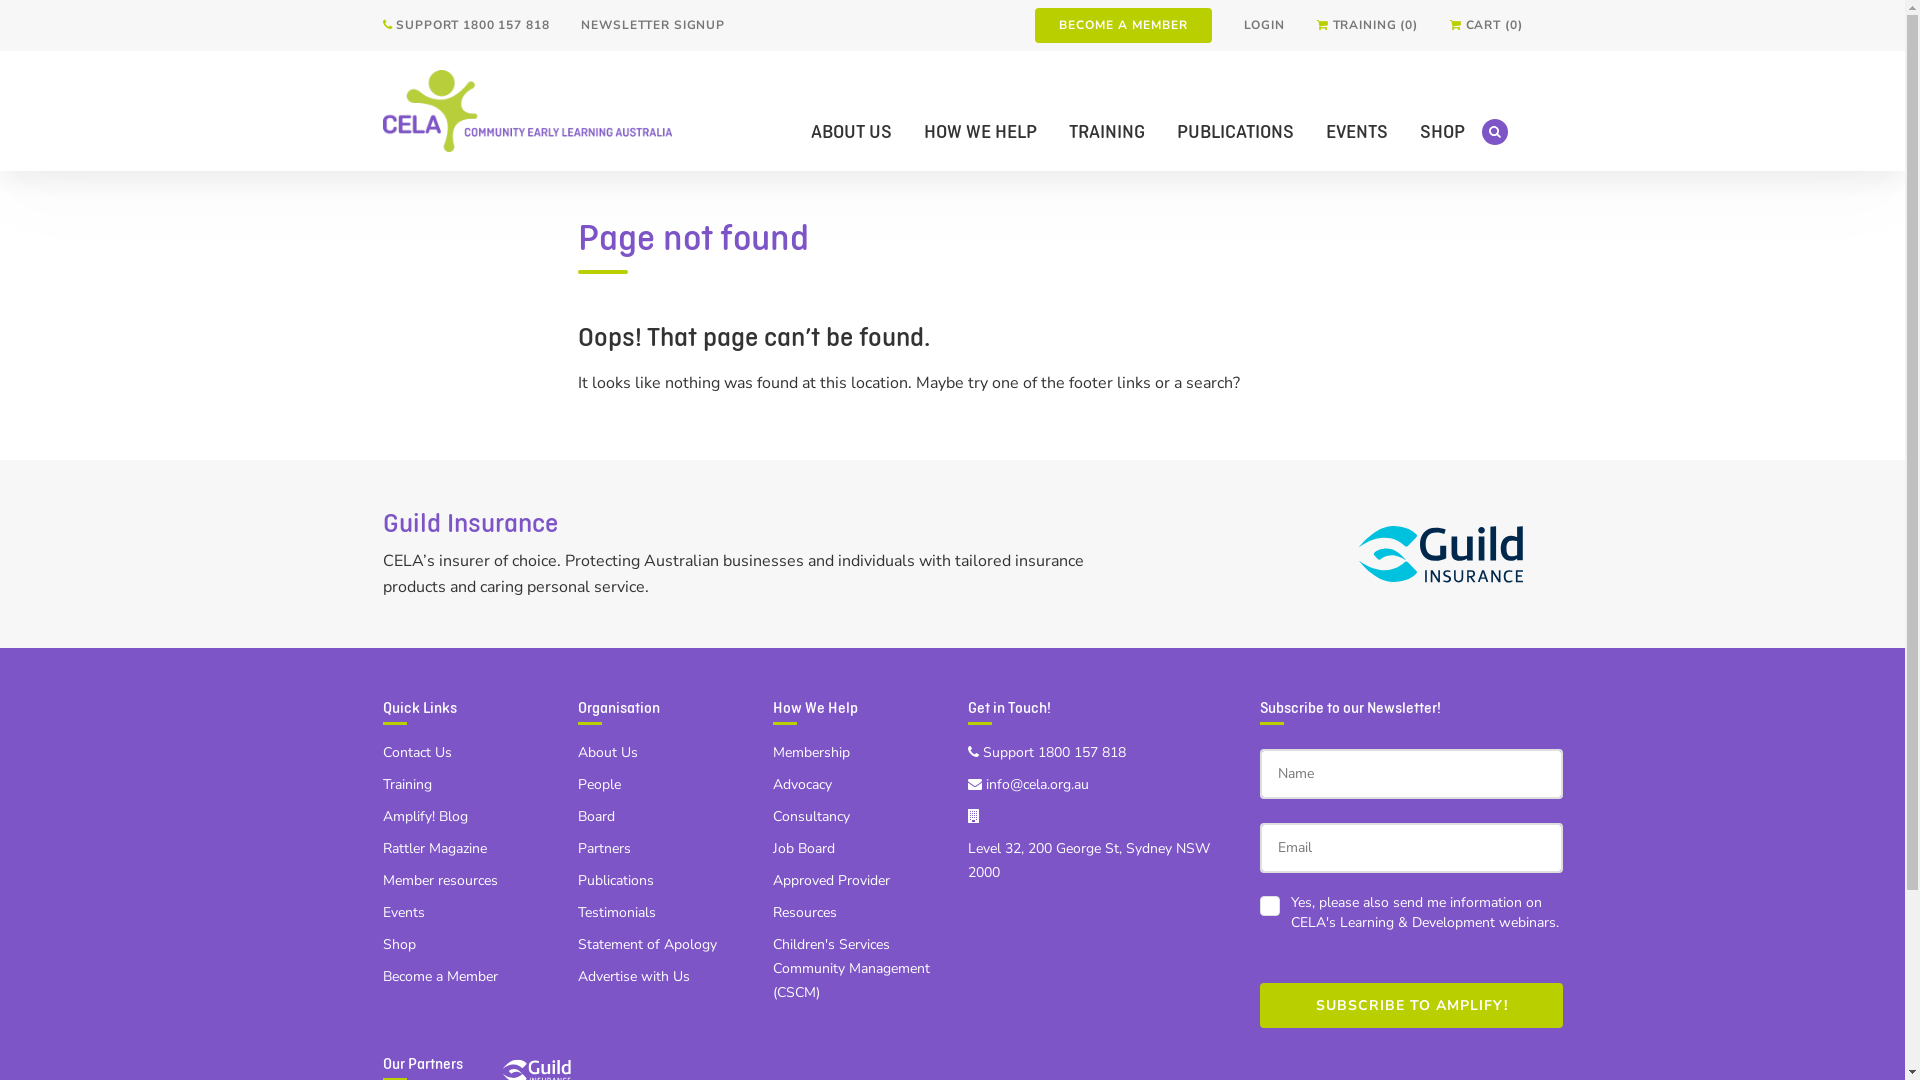 This screenshot has width=1920, height=1080. Describe the element at coordinates (1442, 131) in the screenshot. I see `'SHOP'` at that location.